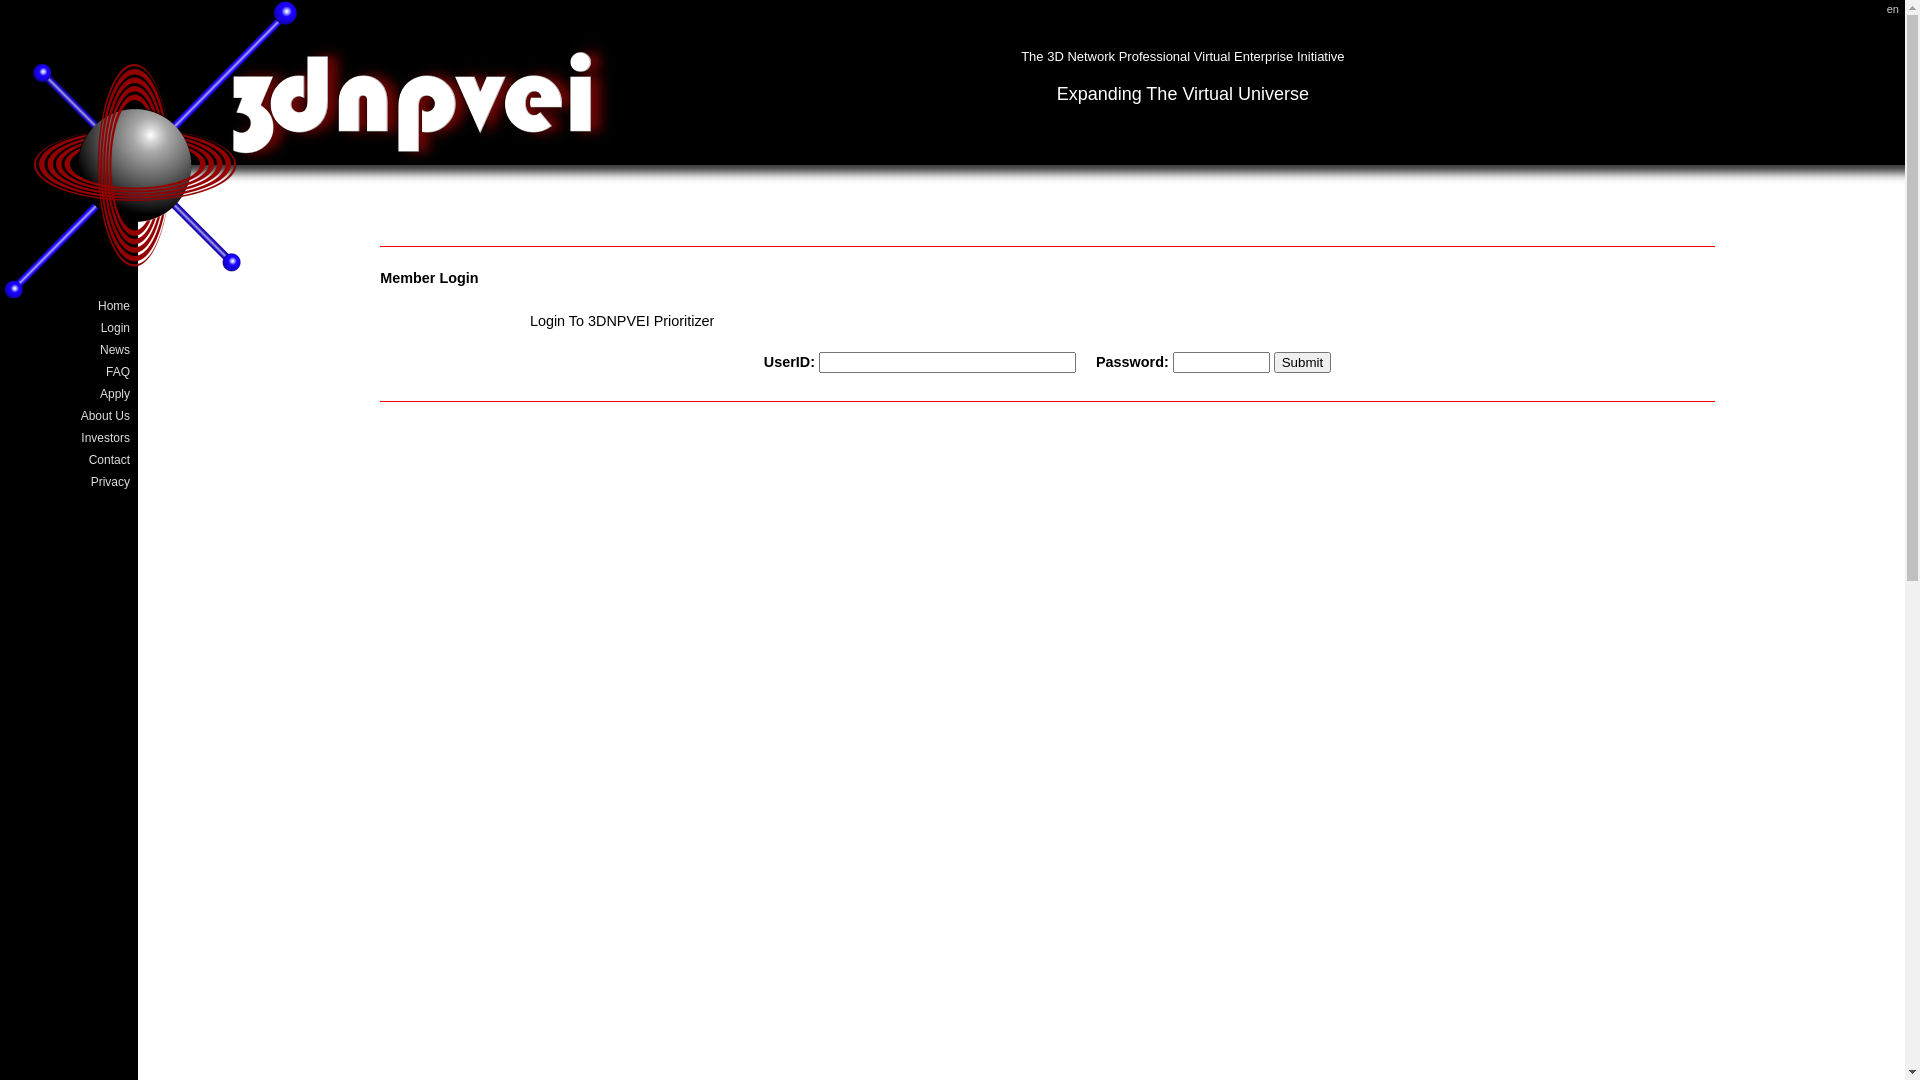 Image resolution: width=1920 pixels, height=1080 pixels. I want to click on 'Privacy', so click(70, 482).